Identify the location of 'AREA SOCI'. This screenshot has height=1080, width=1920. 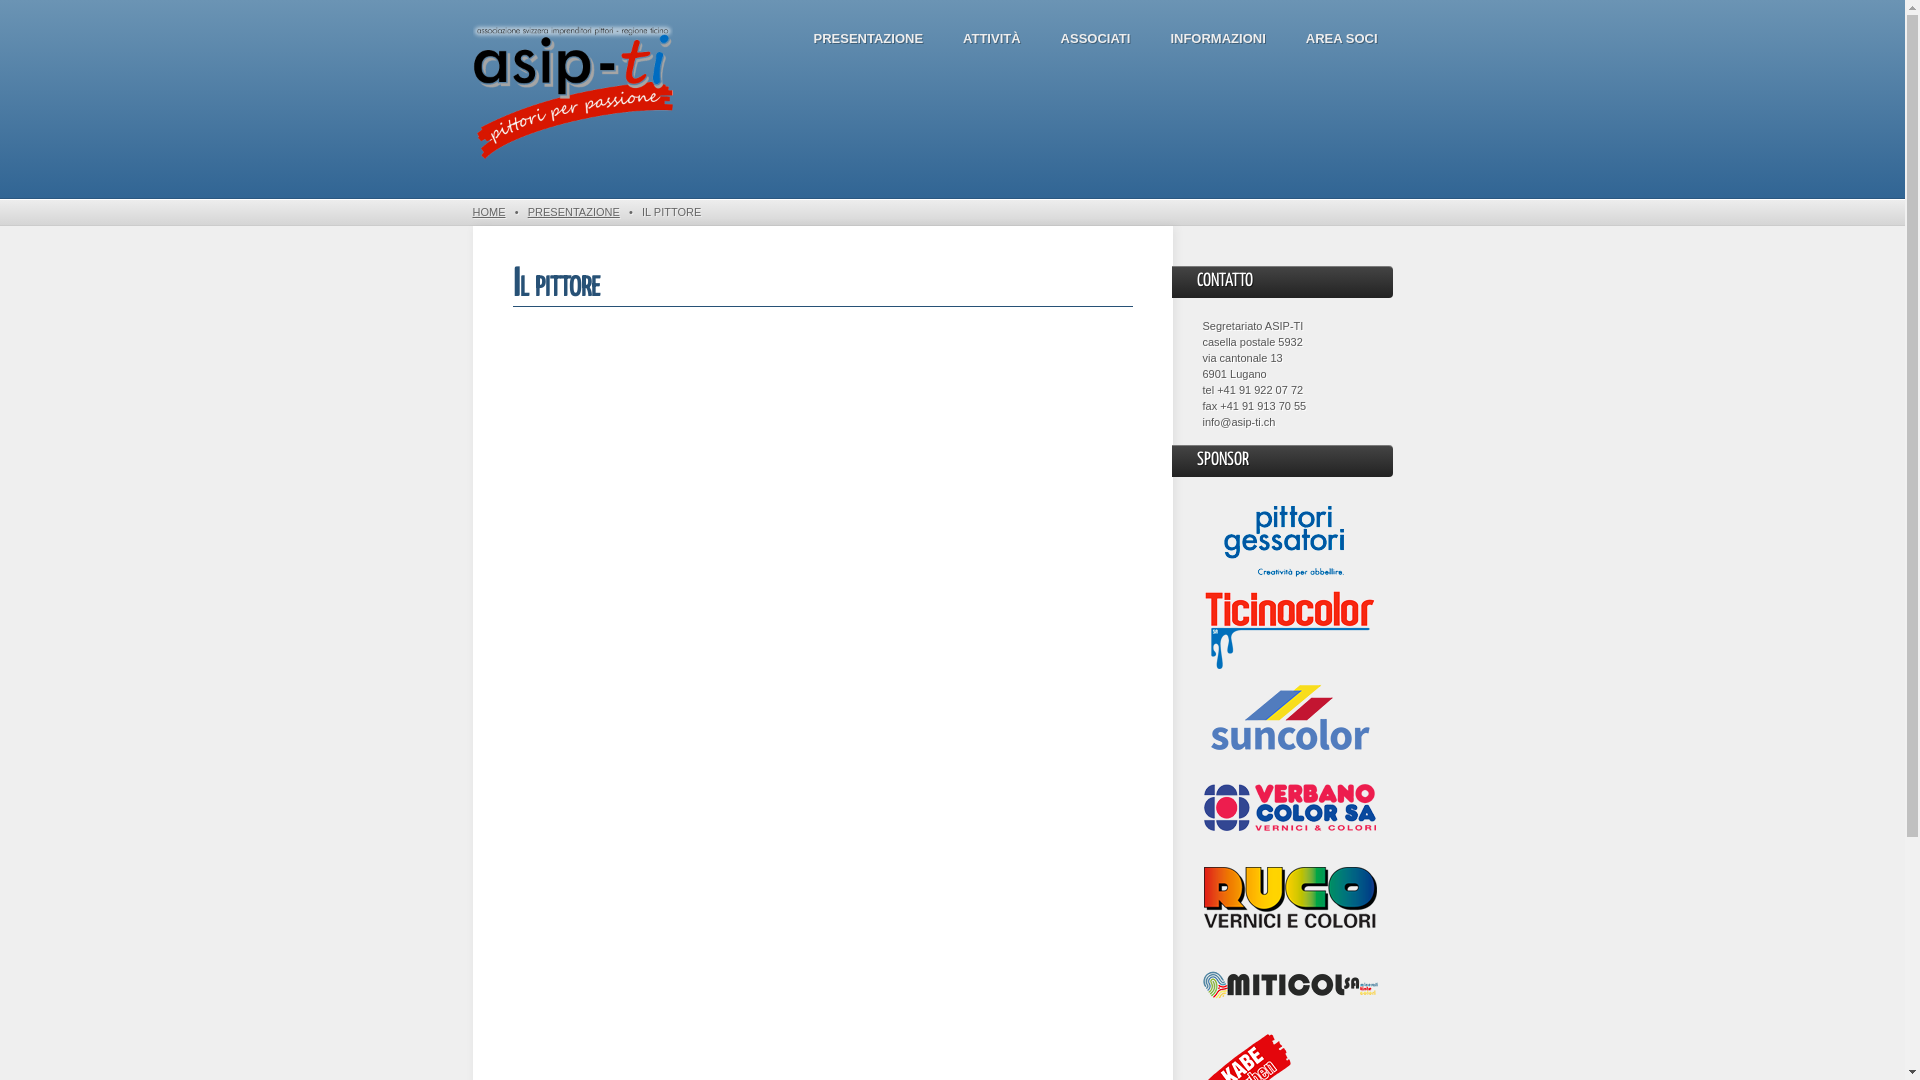
(1342, 38).